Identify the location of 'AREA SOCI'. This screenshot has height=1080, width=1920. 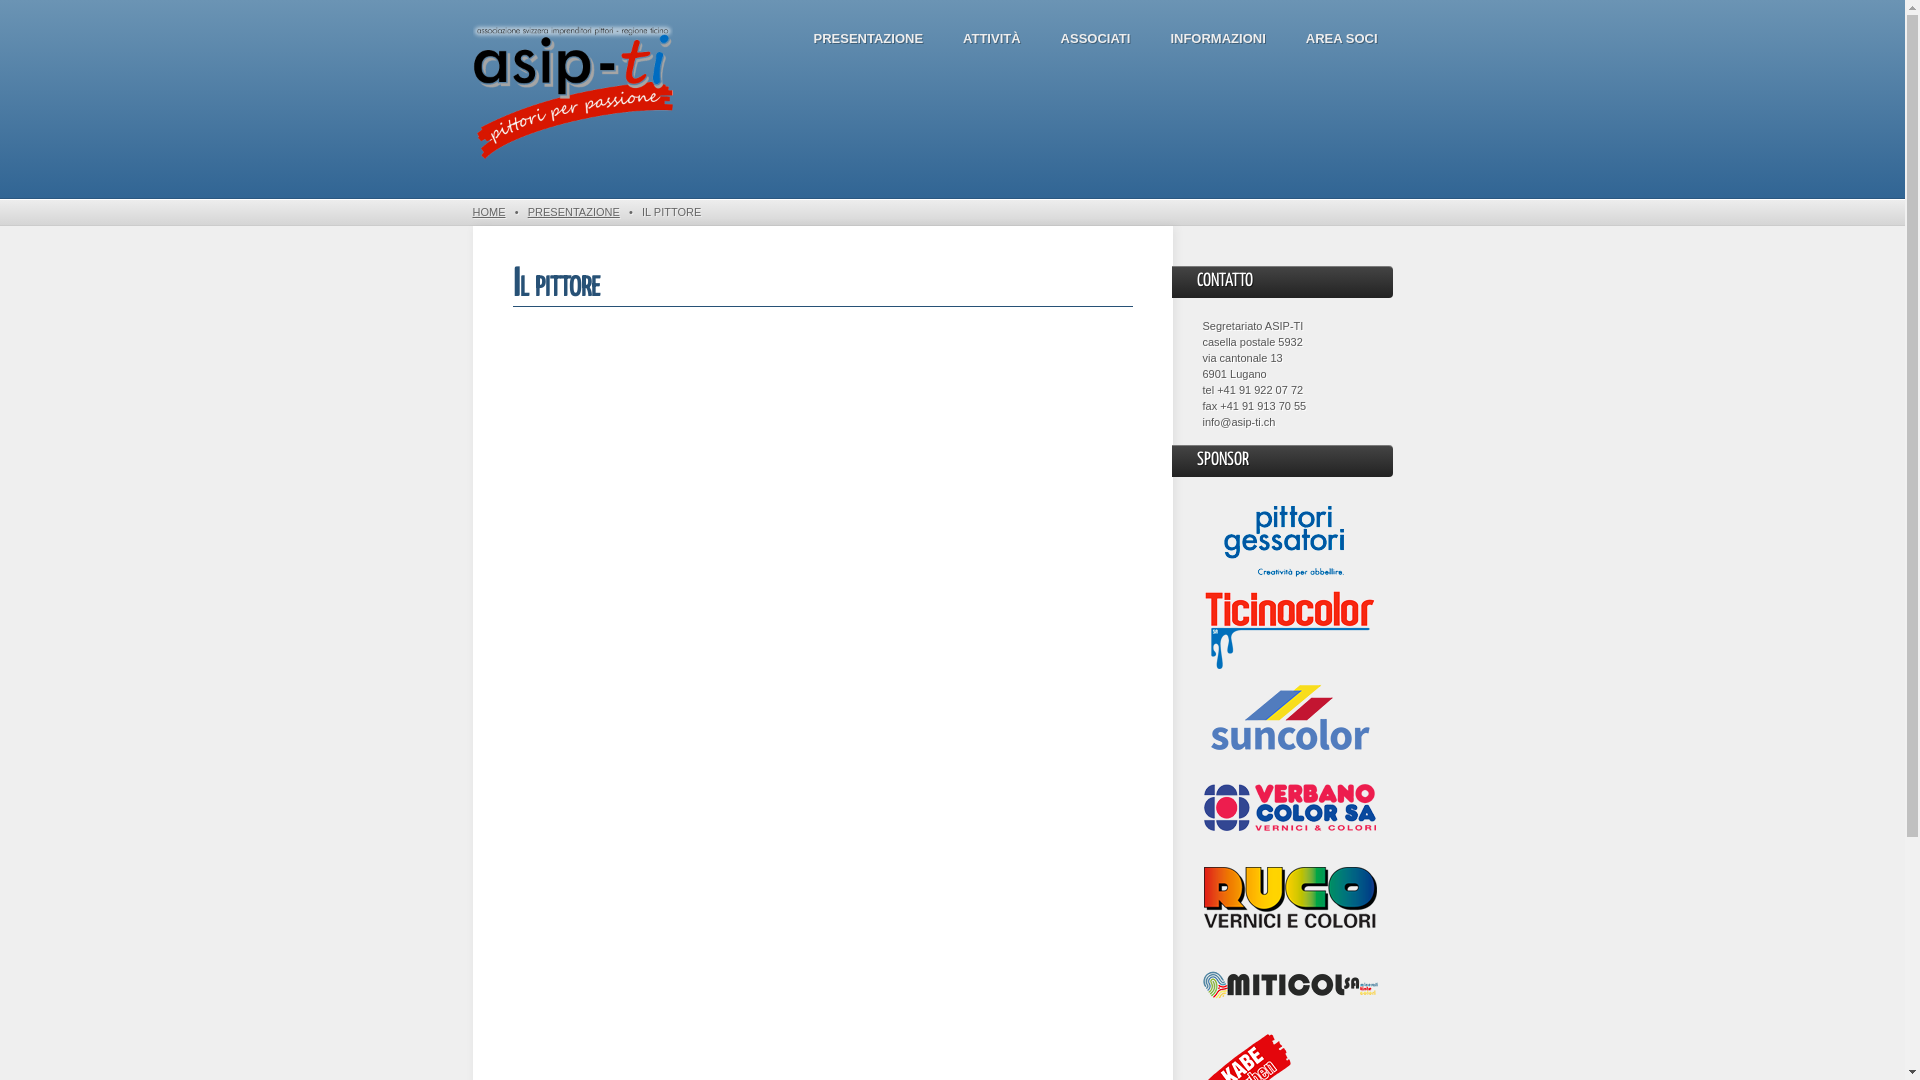
(1342, 38).